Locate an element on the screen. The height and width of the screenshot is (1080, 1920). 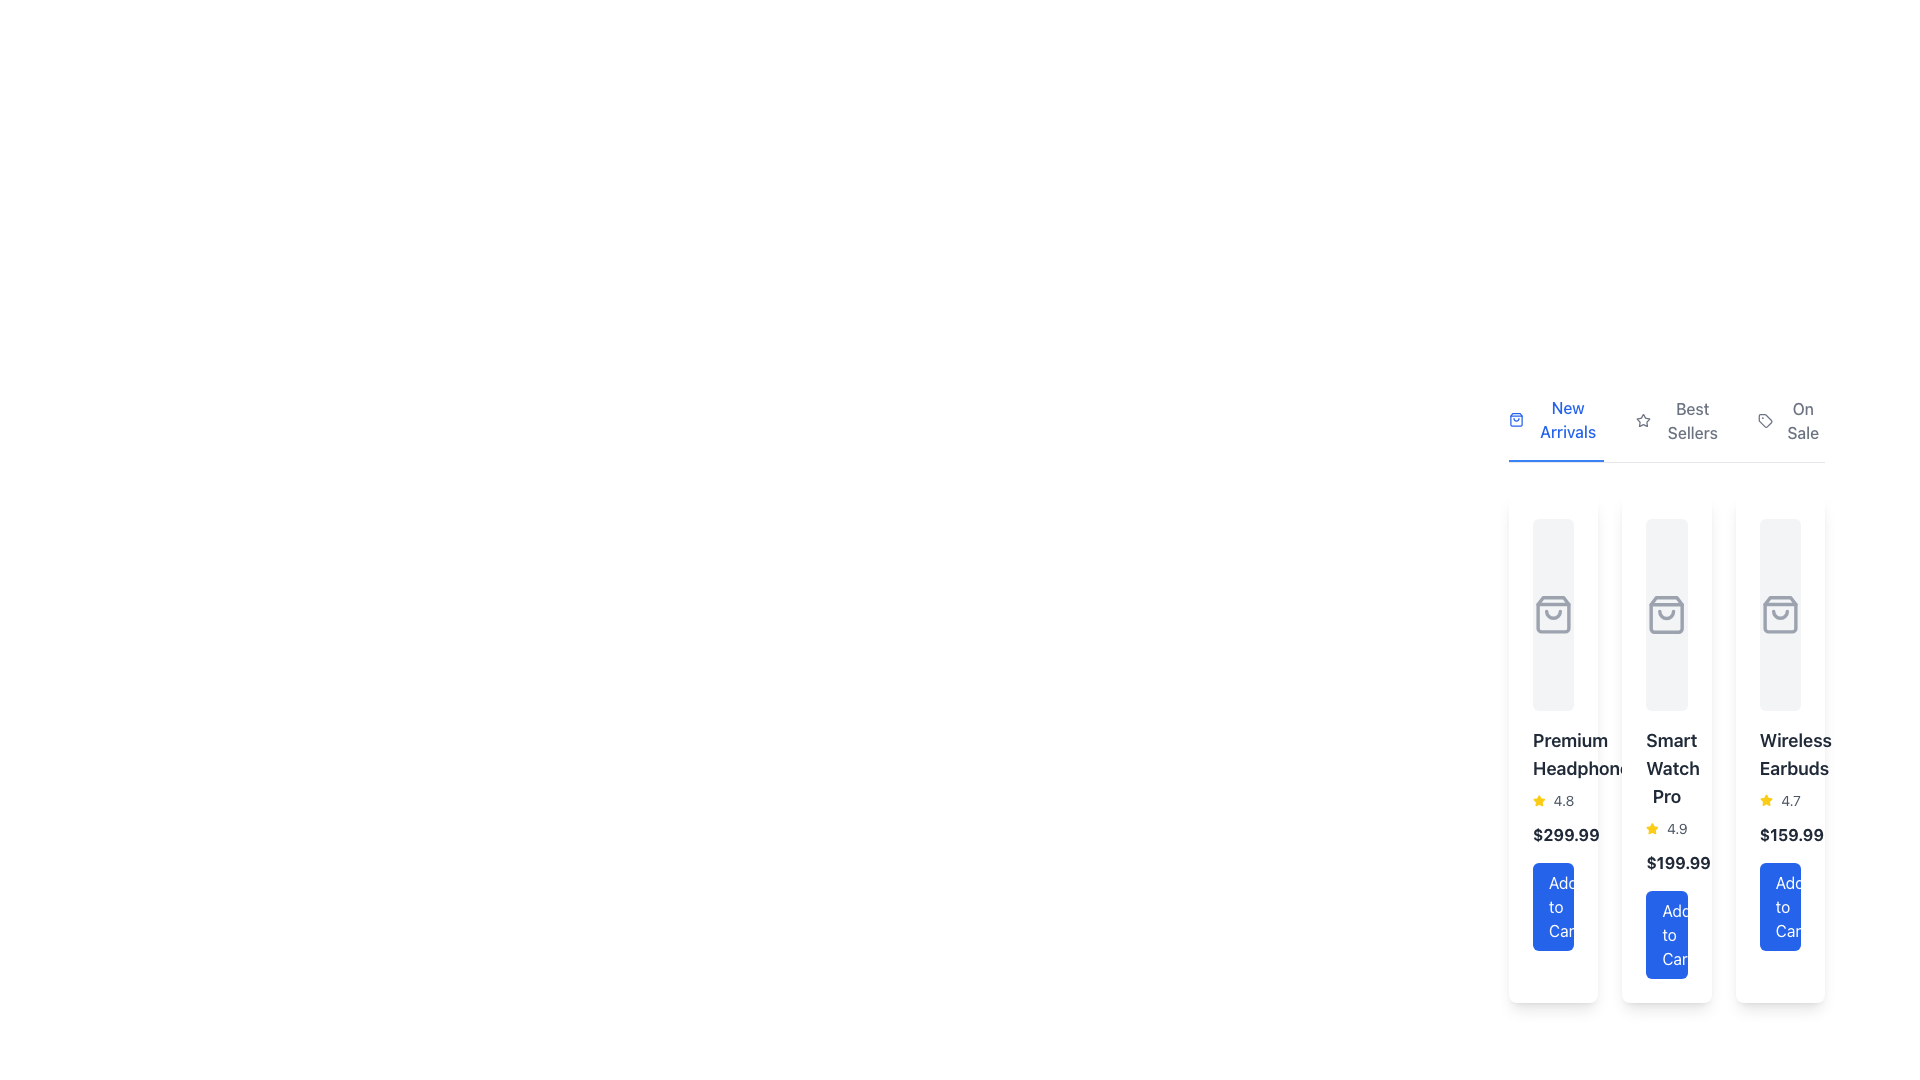
the numerical value '4.9' displayed in gray font, which is part of the rating display for the 'Smart Watch Pro' product, positioned next to a yellow star icon is located at coordinates (1677, 829).